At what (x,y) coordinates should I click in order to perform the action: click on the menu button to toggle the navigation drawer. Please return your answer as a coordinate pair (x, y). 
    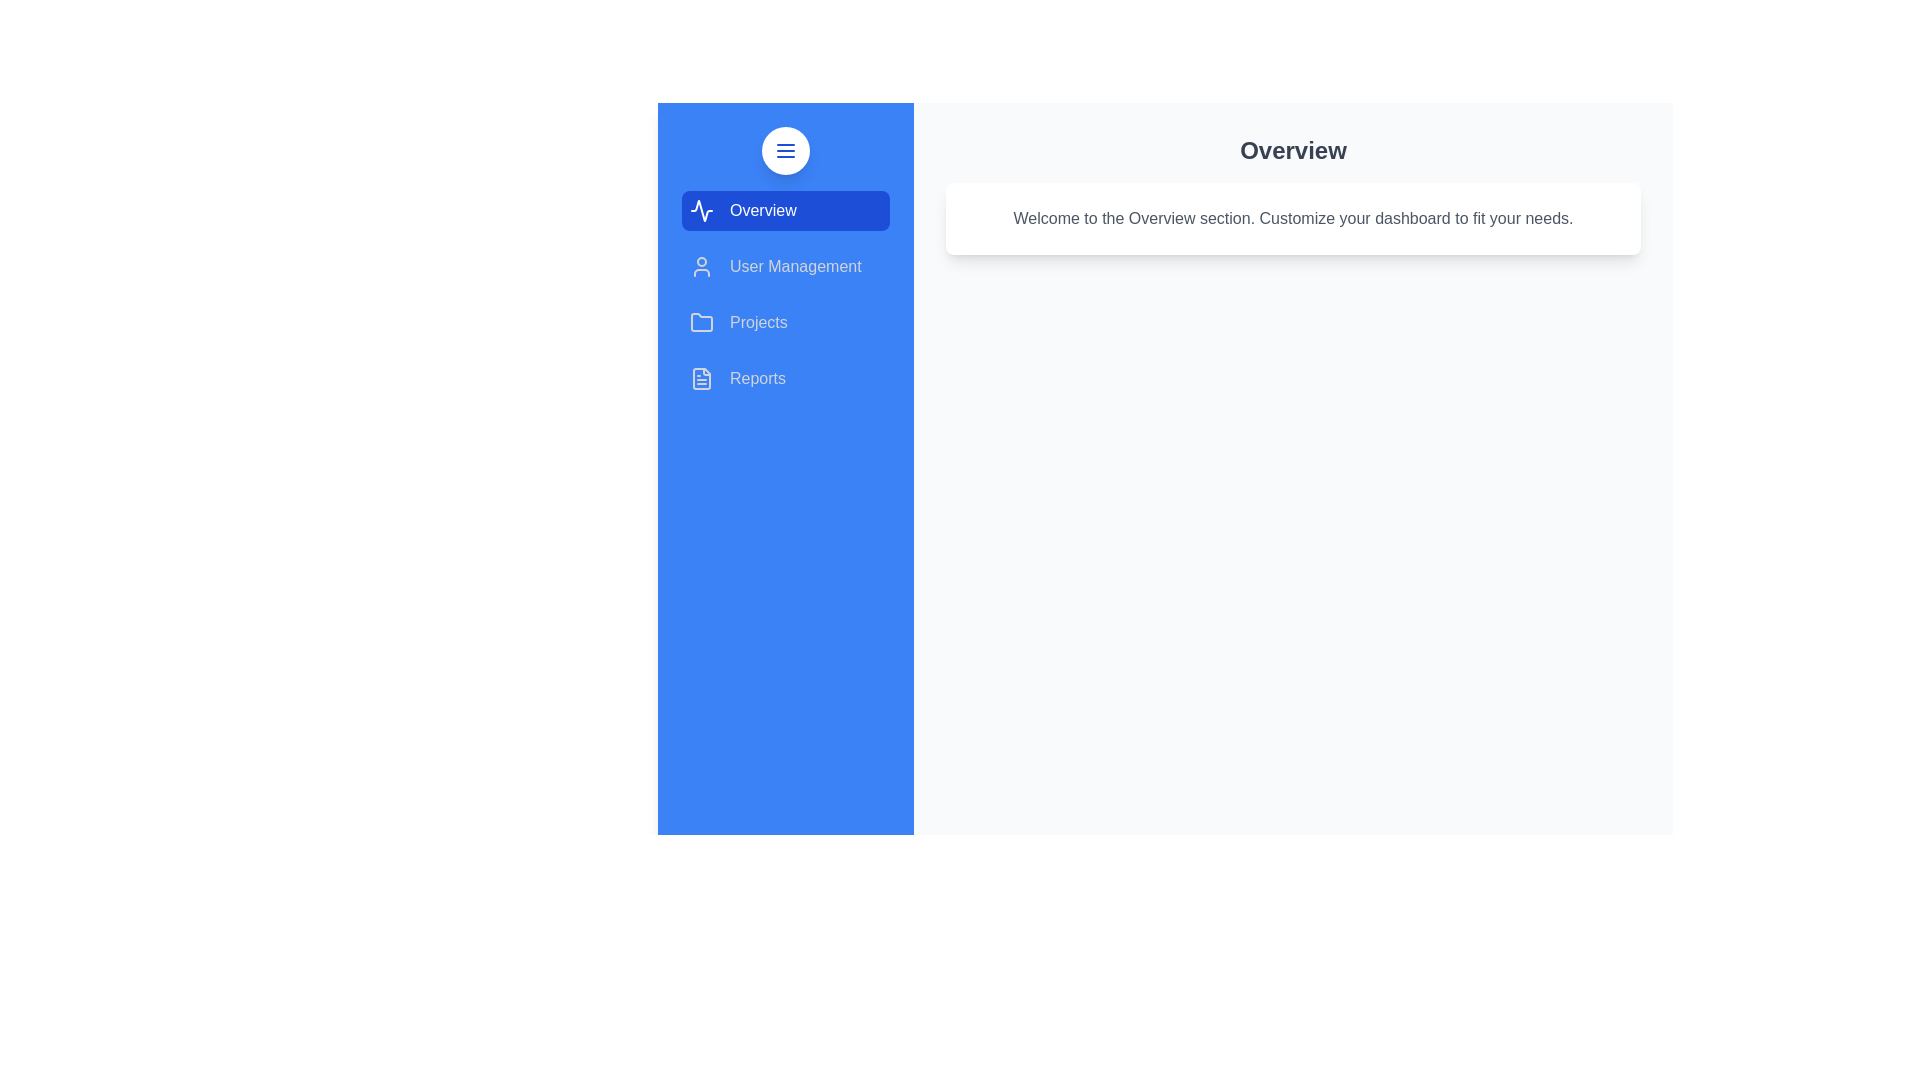
    Looking at the image, I should click on (785, 149).